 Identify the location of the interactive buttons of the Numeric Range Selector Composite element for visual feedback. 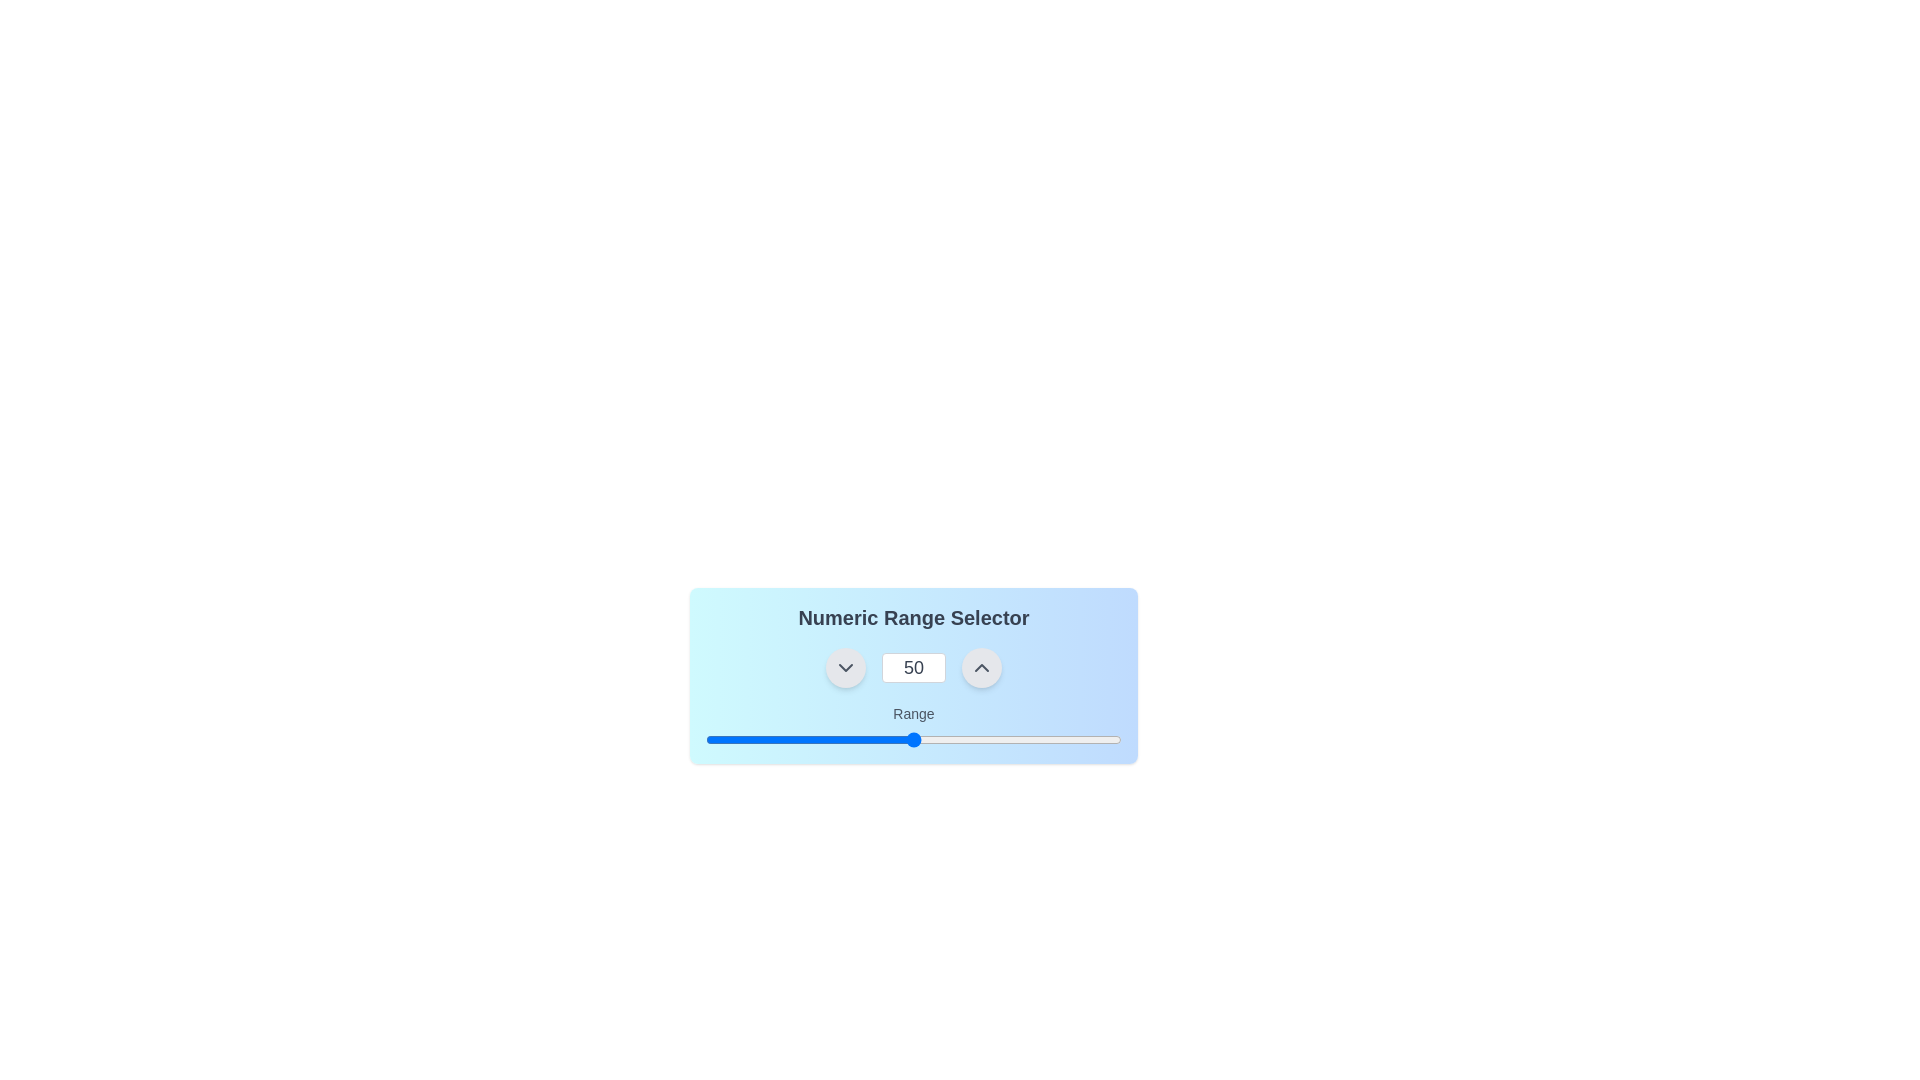
(912, 667).